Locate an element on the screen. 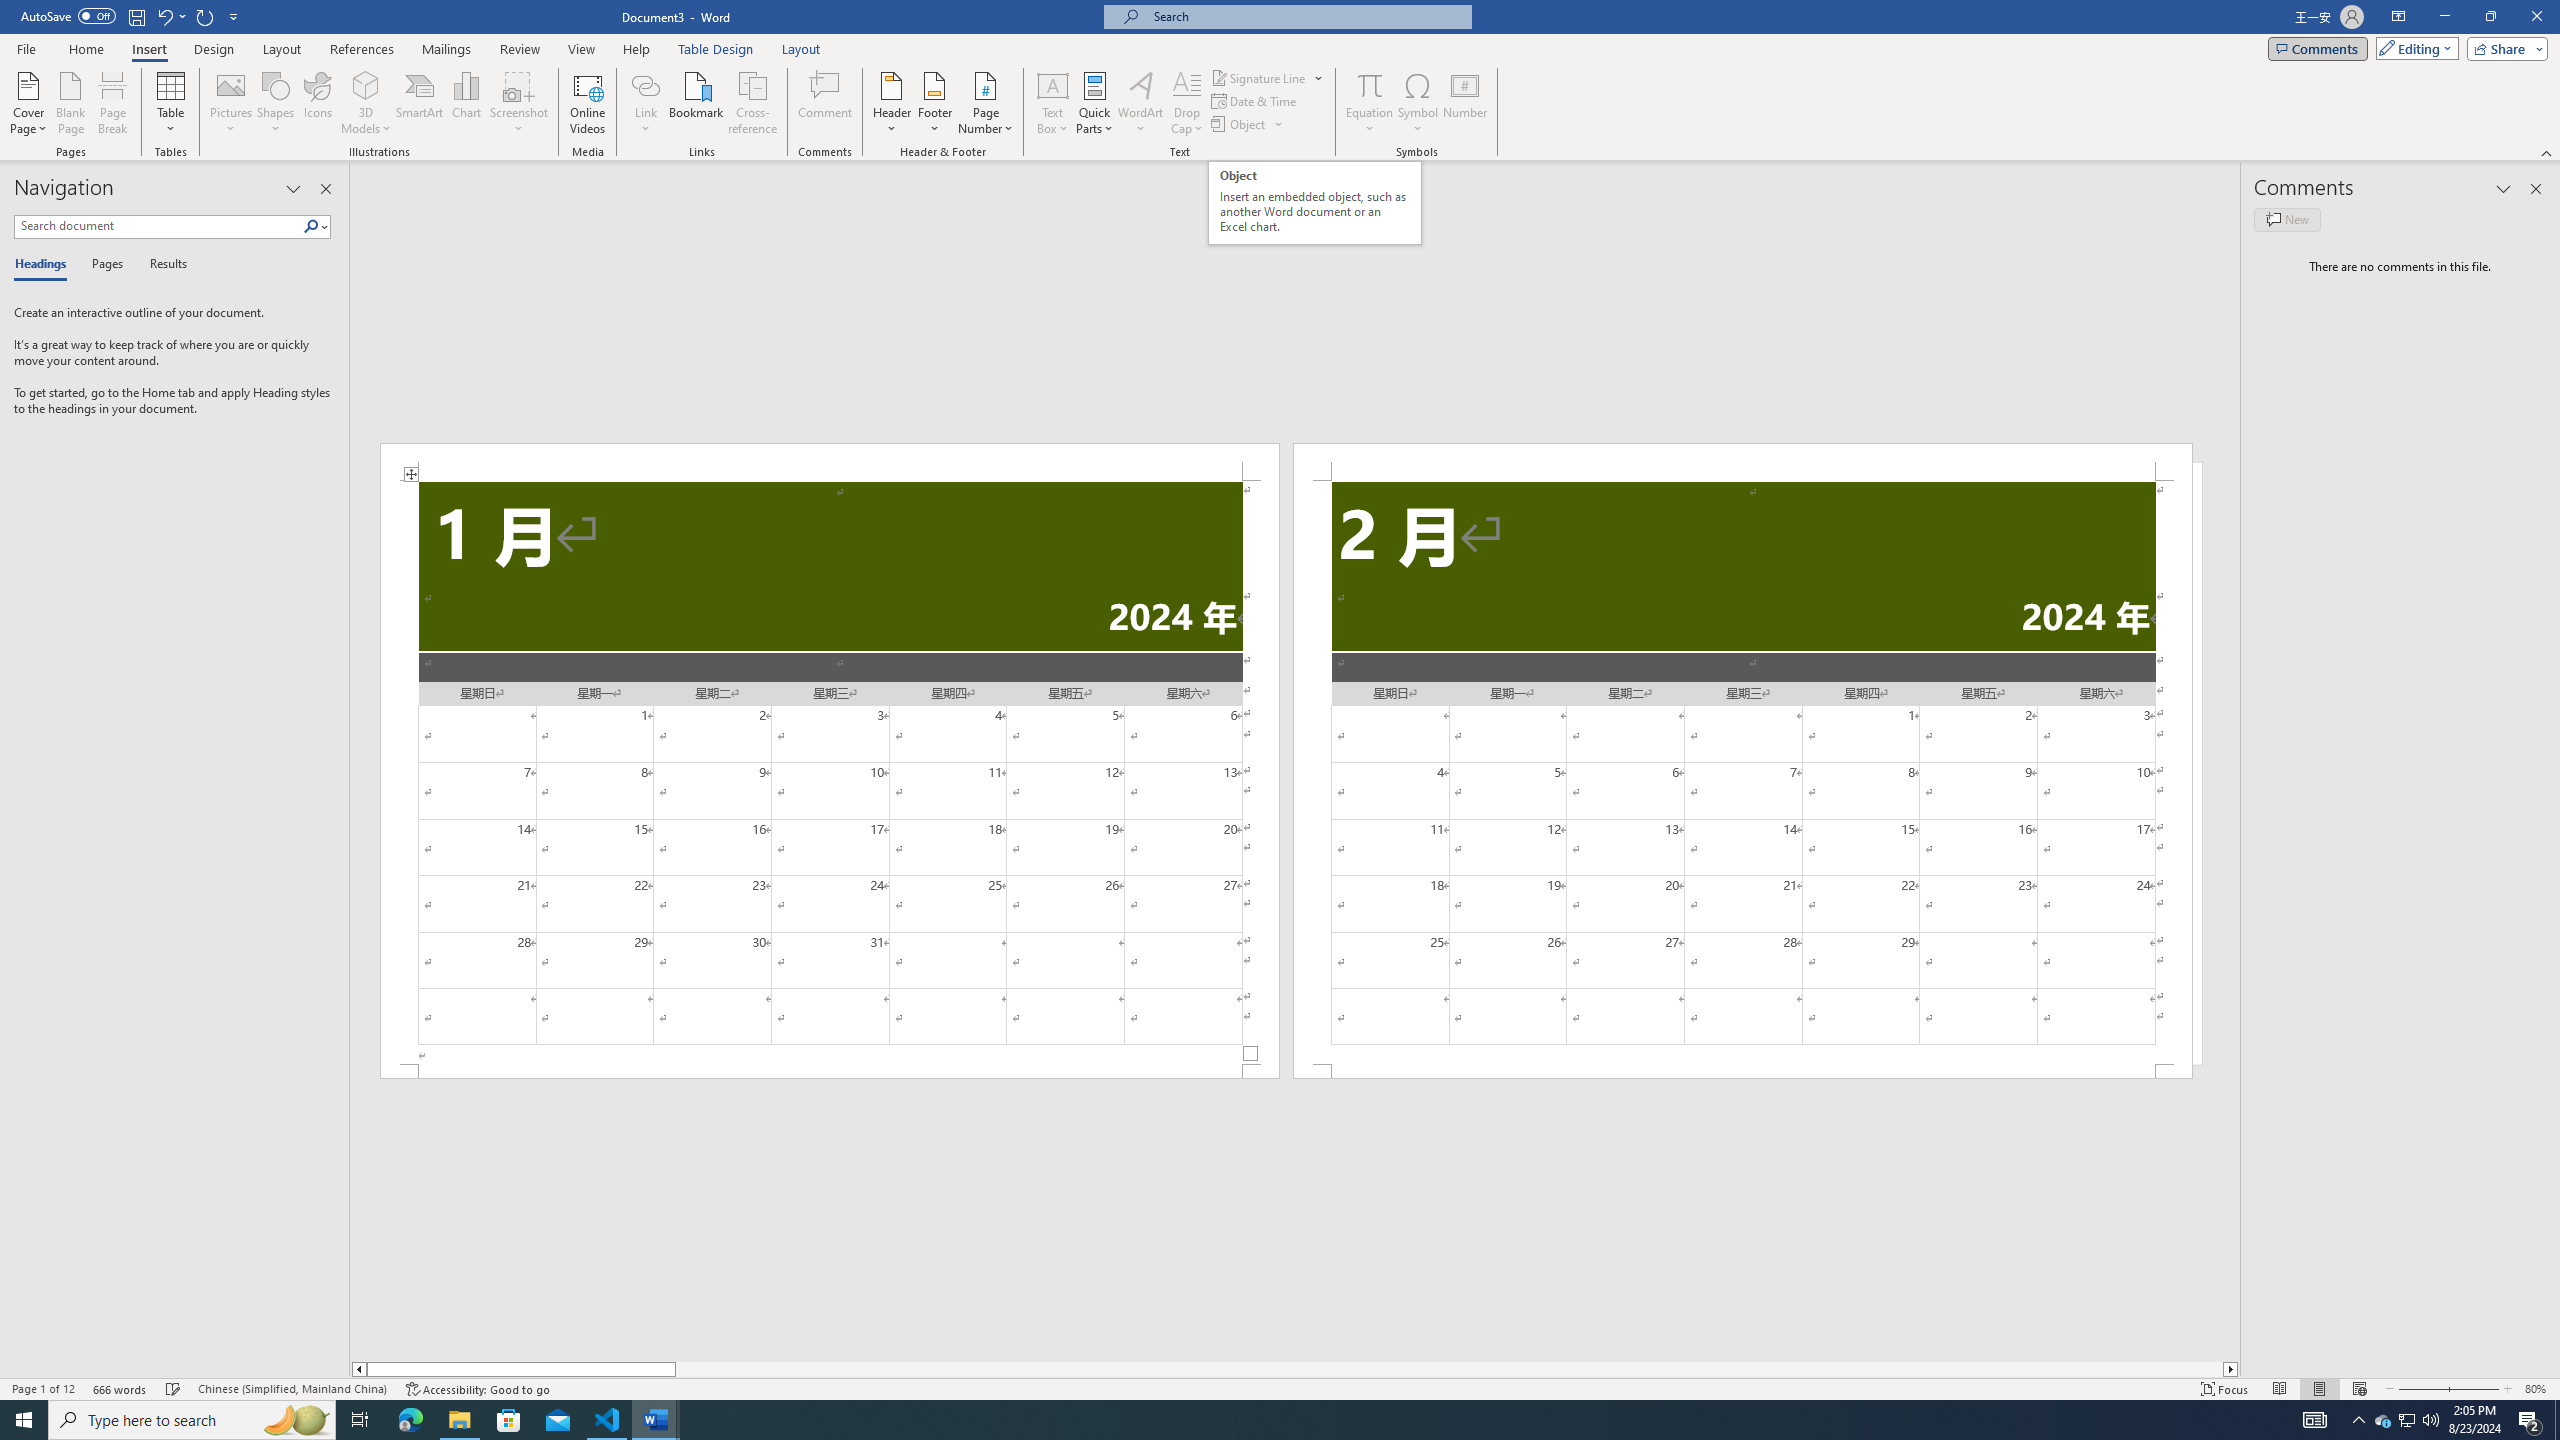 Image resolution: width=2560 pixels, height=1440 pixels. 'Spelling and Grammar Check Checking' is located at coordinates (174, 1389).